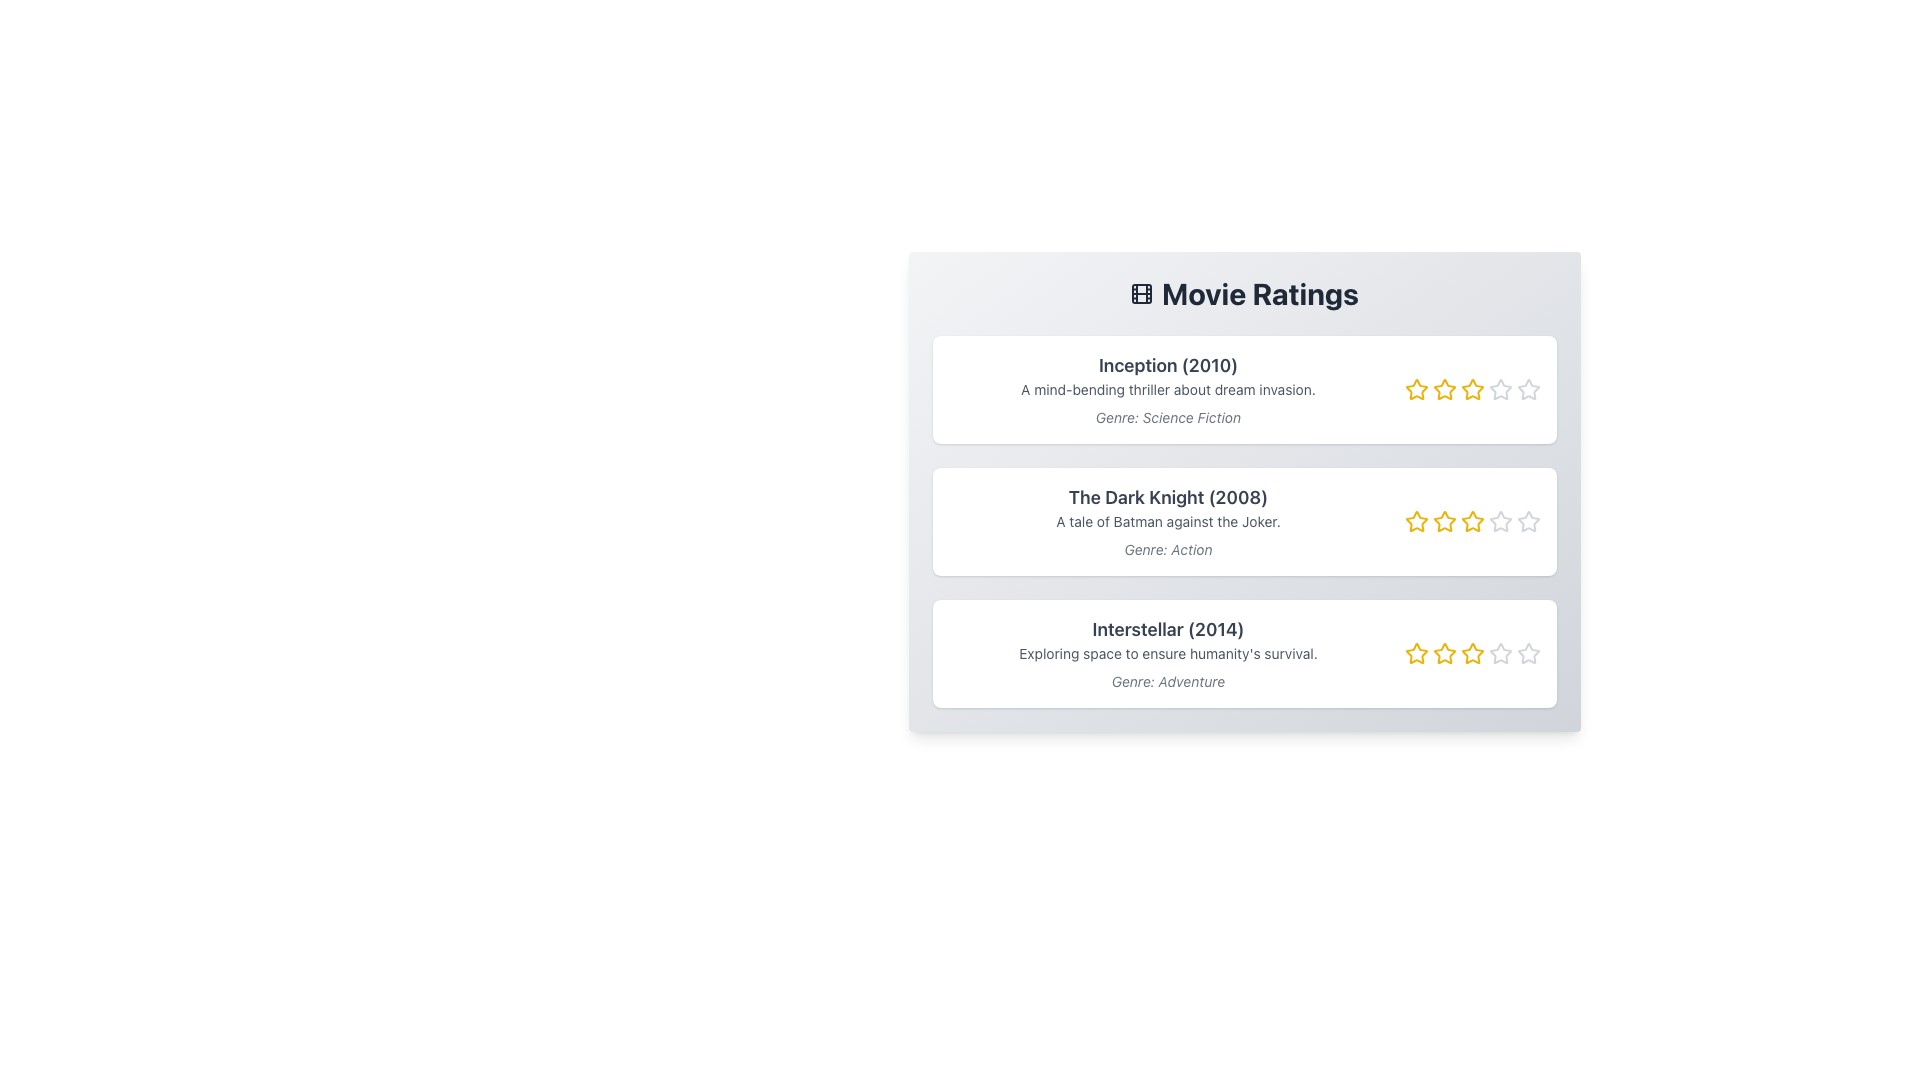 This screenshot has width=1920, height=1080. Describe the element at coordinates (1168, 366) in the screenshot. I see `the title and release year text of the movie 'Inception'` at that location.